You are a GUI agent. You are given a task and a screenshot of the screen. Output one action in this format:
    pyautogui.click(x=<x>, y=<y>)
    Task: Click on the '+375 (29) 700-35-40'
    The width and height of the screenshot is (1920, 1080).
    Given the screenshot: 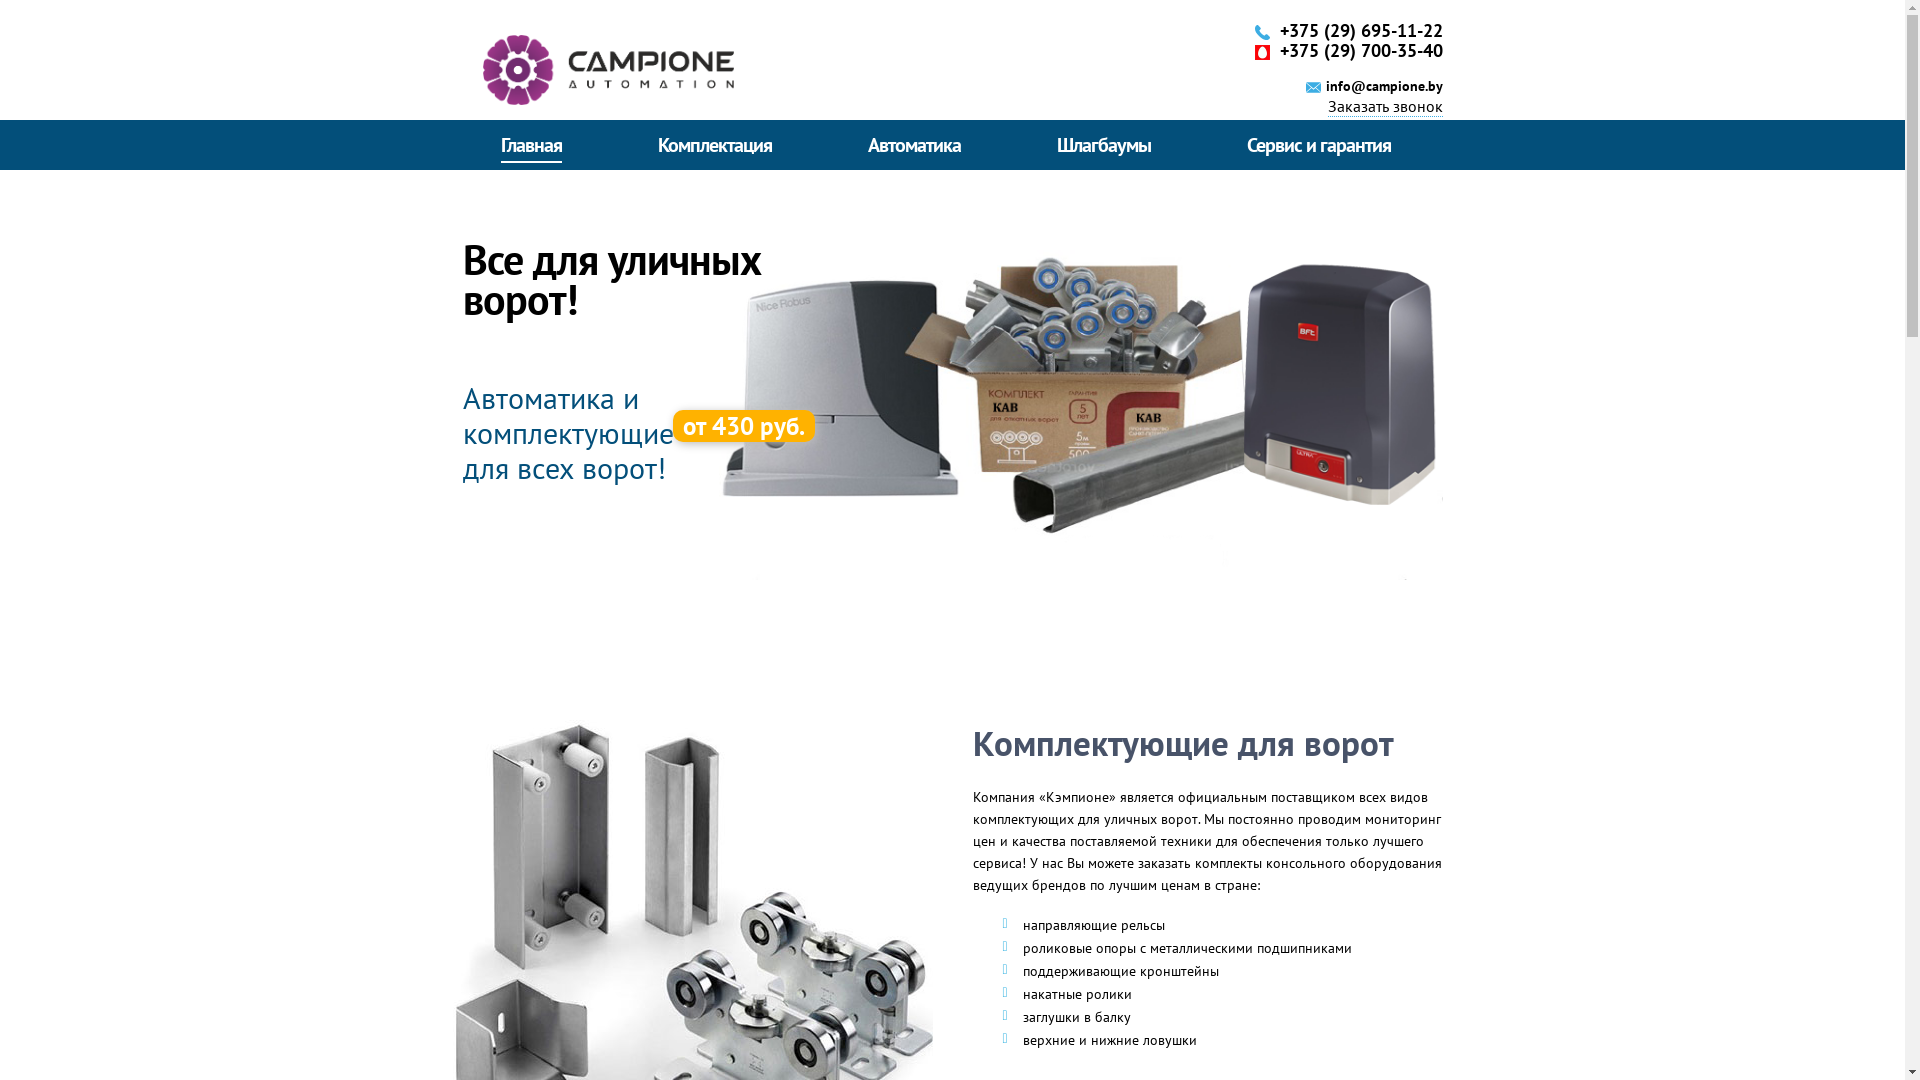 What is the action you would take?
    pyautogui.click(x=1360, y=49)
    